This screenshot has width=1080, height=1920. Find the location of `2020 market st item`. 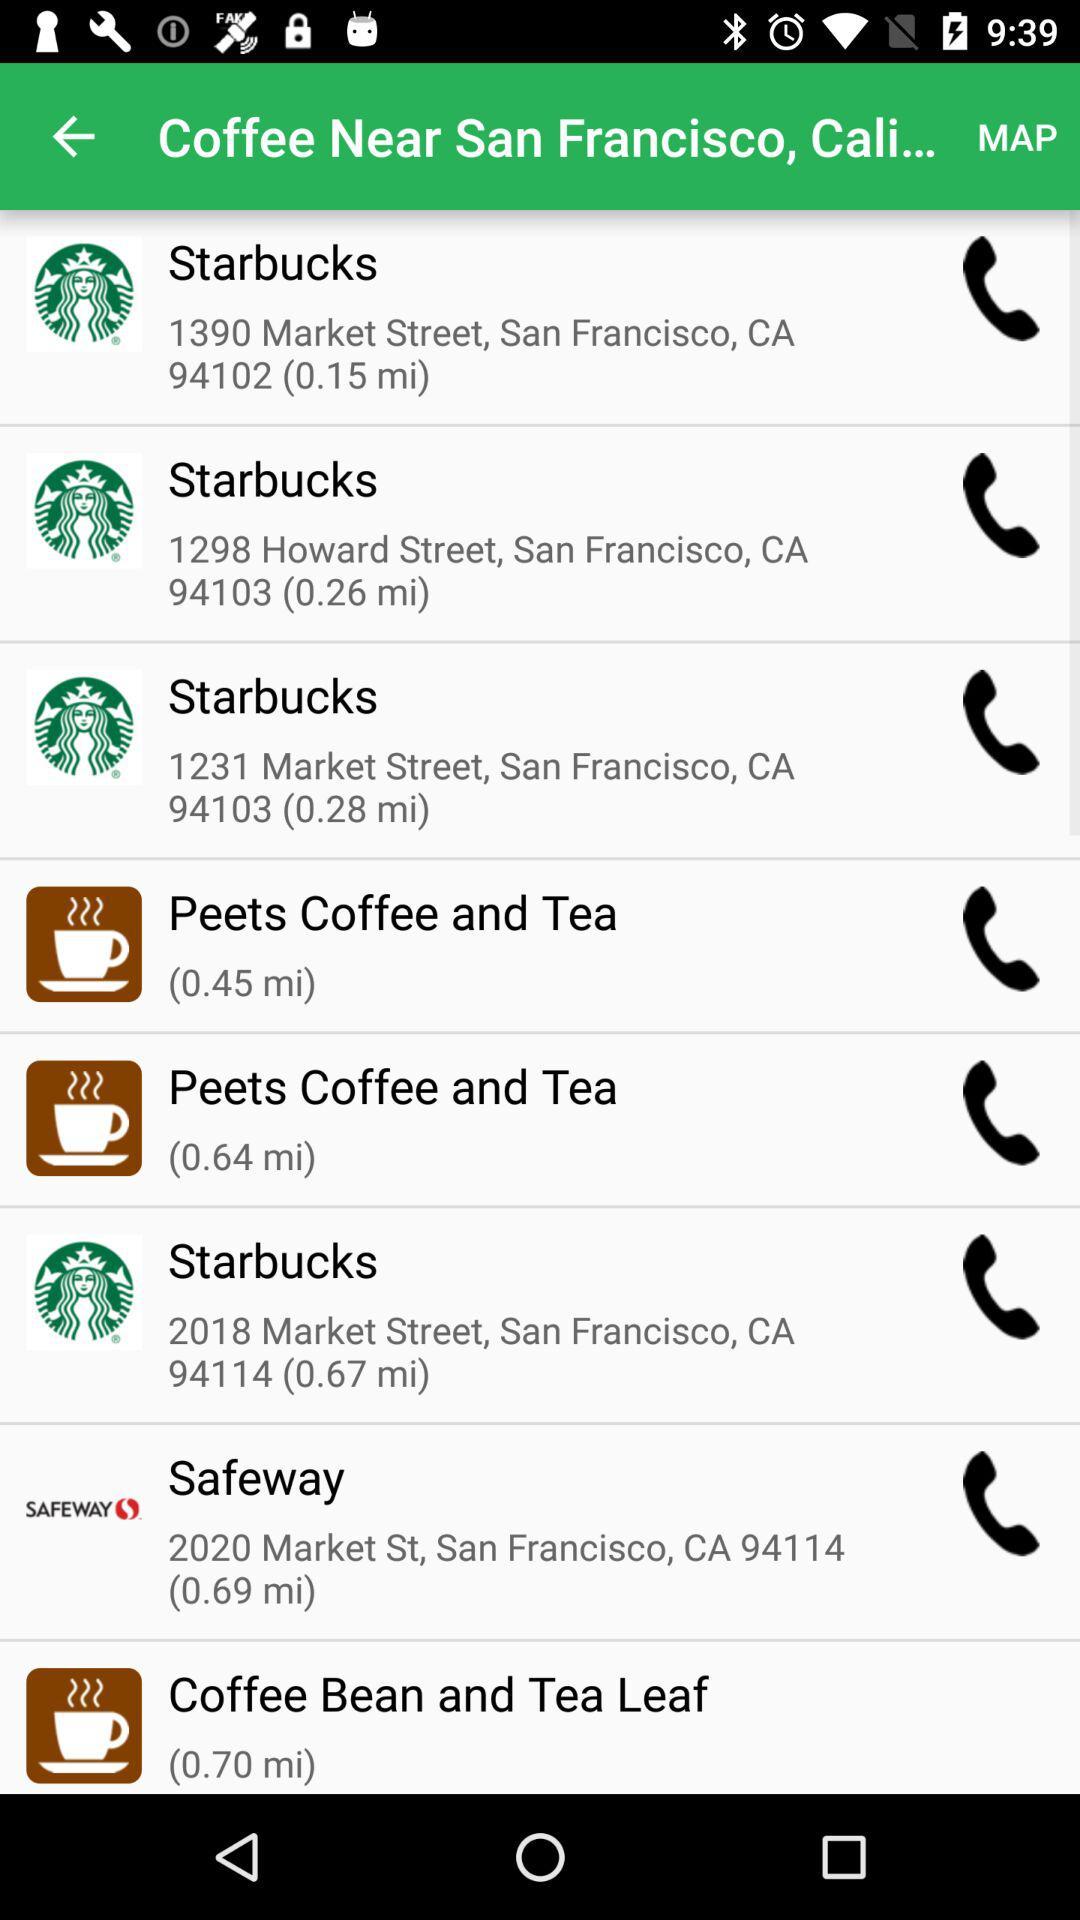

2020 market st item is located at coordinates (524, 1568).